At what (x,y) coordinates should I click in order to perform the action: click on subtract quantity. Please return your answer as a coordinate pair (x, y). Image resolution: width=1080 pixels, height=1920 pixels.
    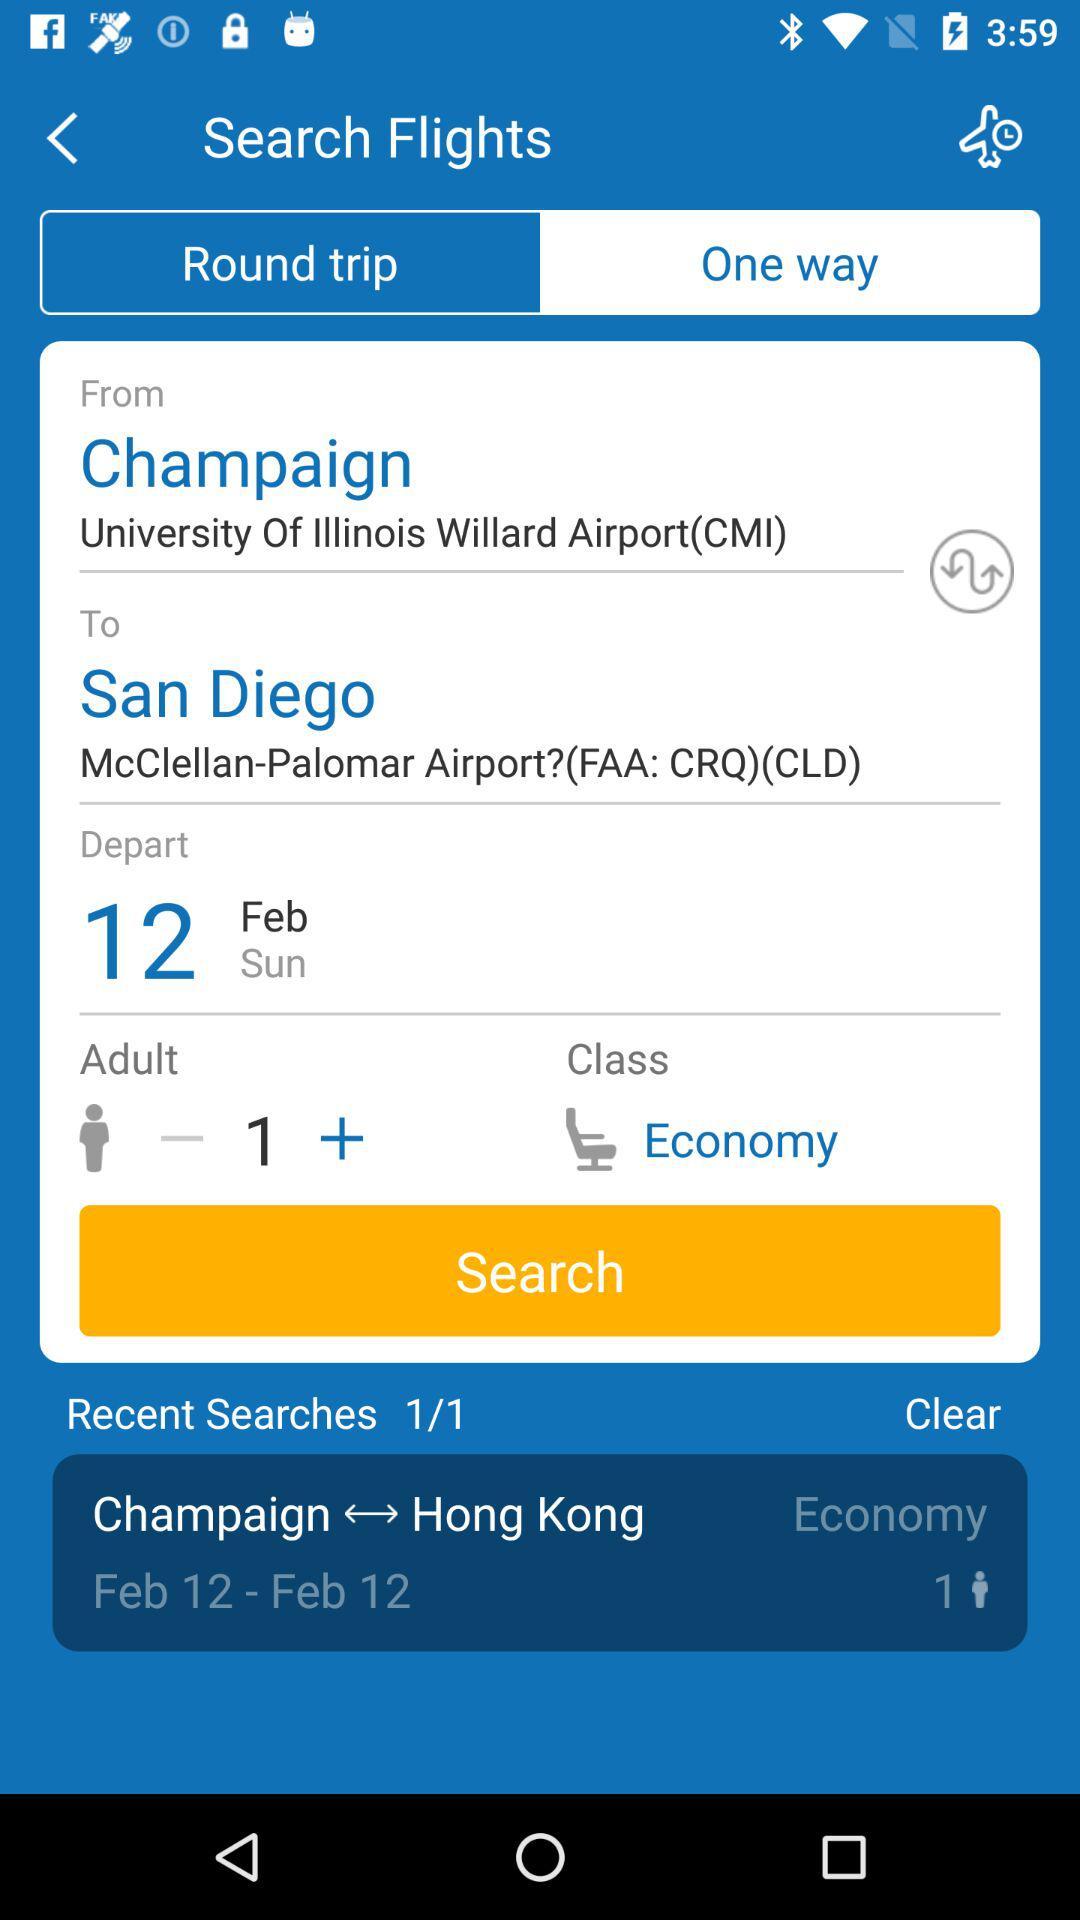
    Looking at the image, I should click on (189, 1138).